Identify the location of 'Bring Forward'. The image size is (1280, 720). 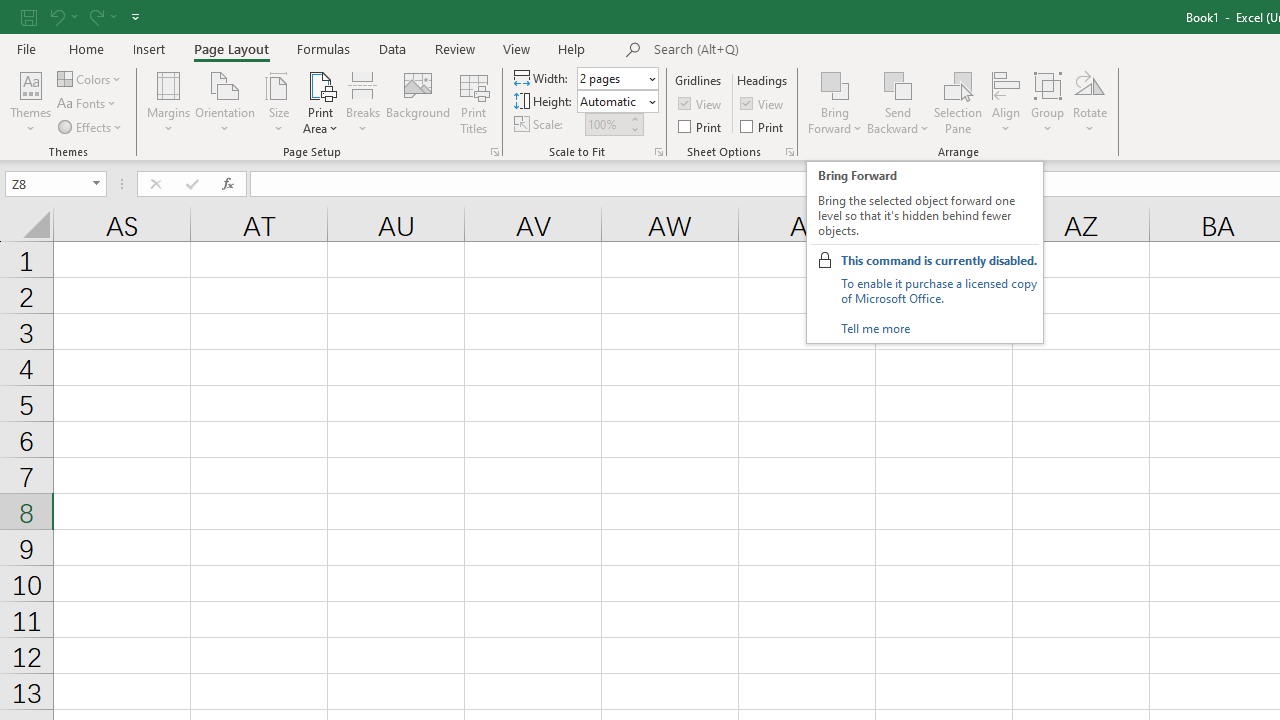
(835, 84).